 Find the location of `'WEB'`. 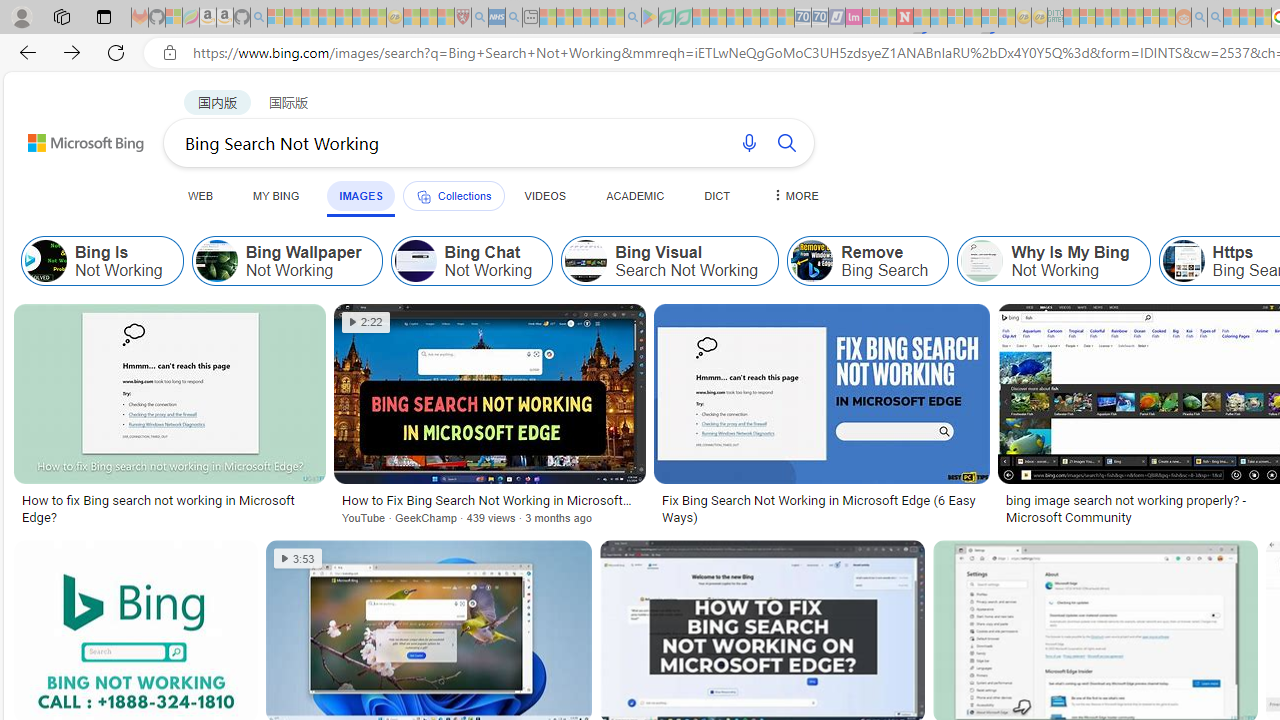

'WEB' is located at coordinates (201, 195).